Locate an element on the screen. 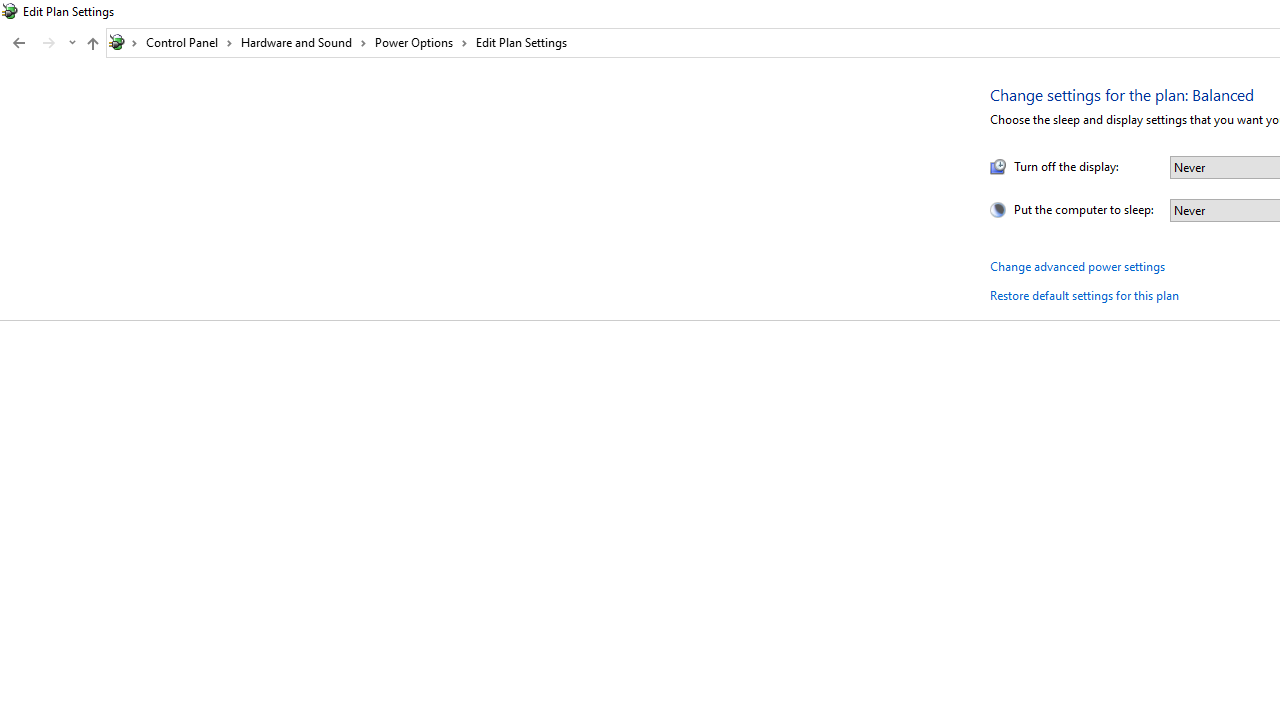  'Edit Plan Settings' is located at coordinates (521, 42).